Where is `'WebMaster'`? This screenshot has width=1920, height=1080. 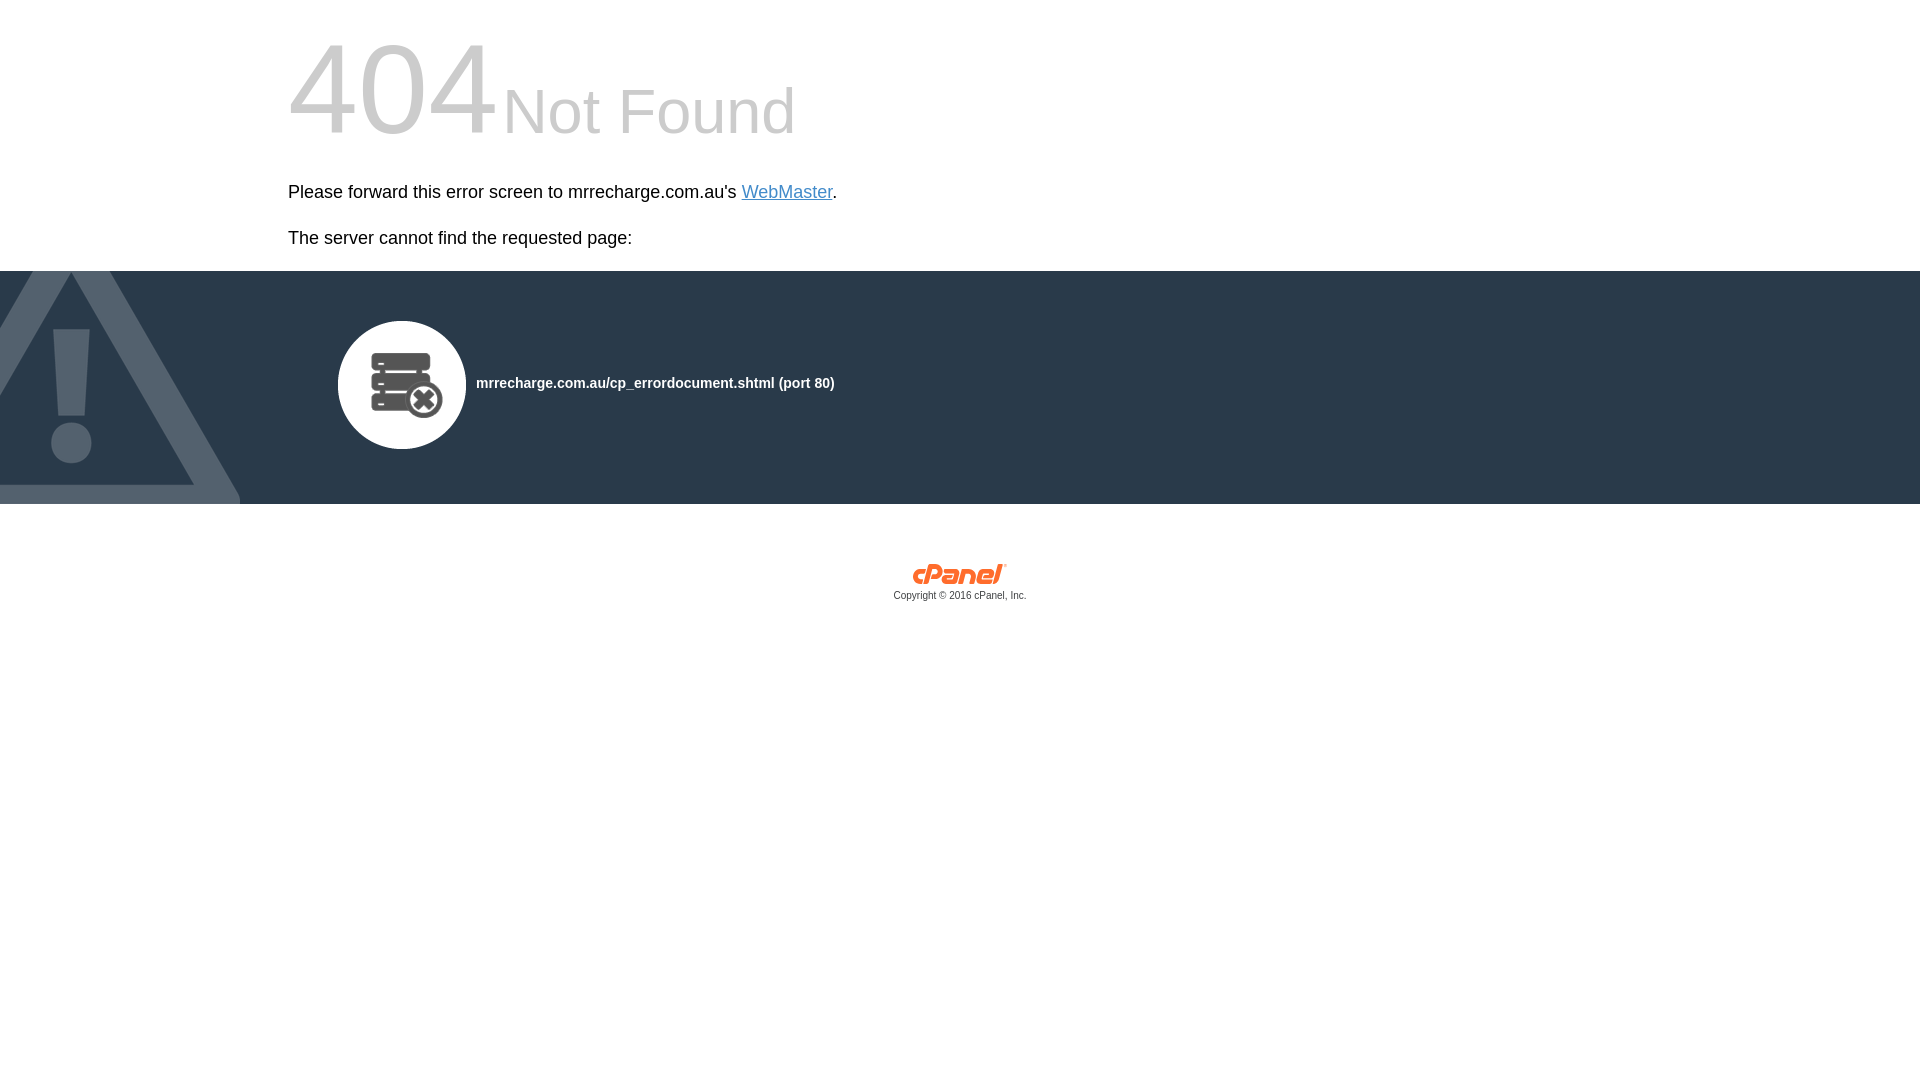 'WebMaster' is located at coordinates (786, 192).